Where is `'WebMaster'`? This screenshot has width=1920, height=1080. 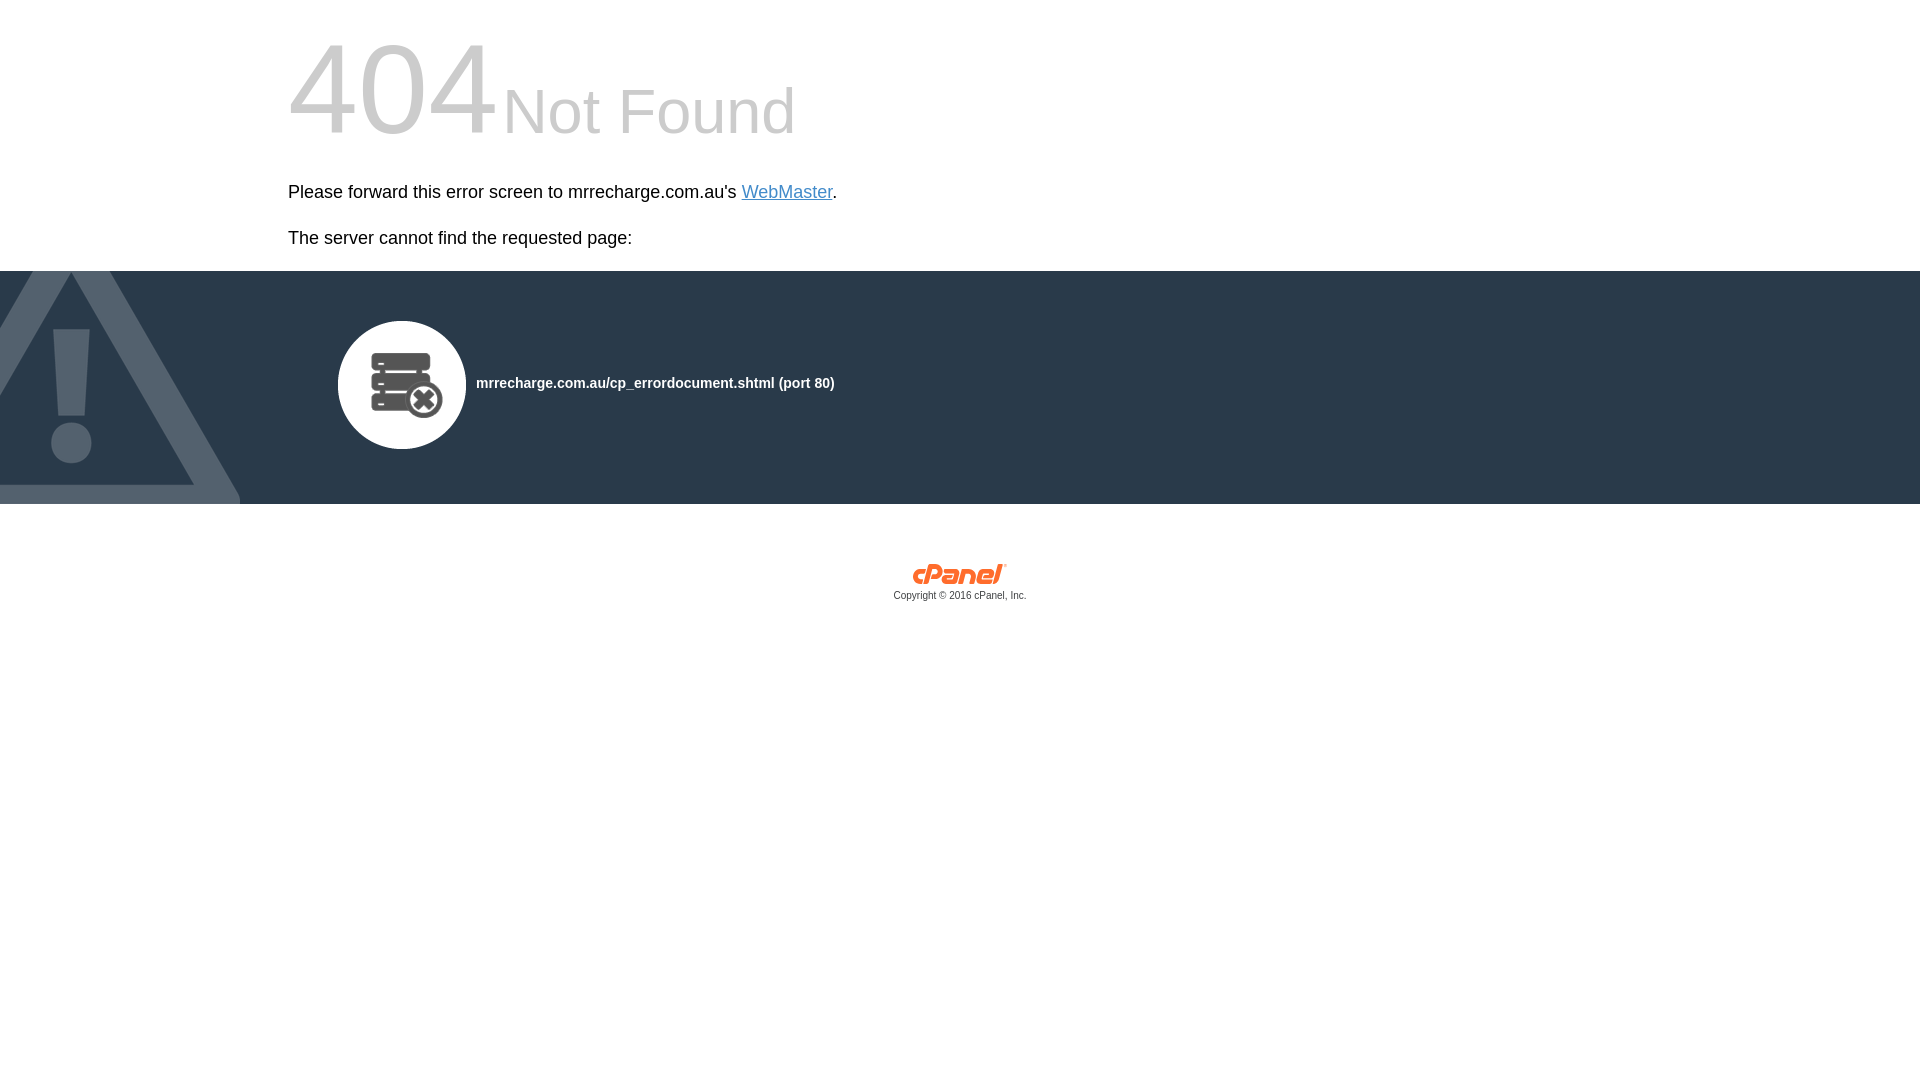 'WebMaster' is located at coordinates (786, 192).